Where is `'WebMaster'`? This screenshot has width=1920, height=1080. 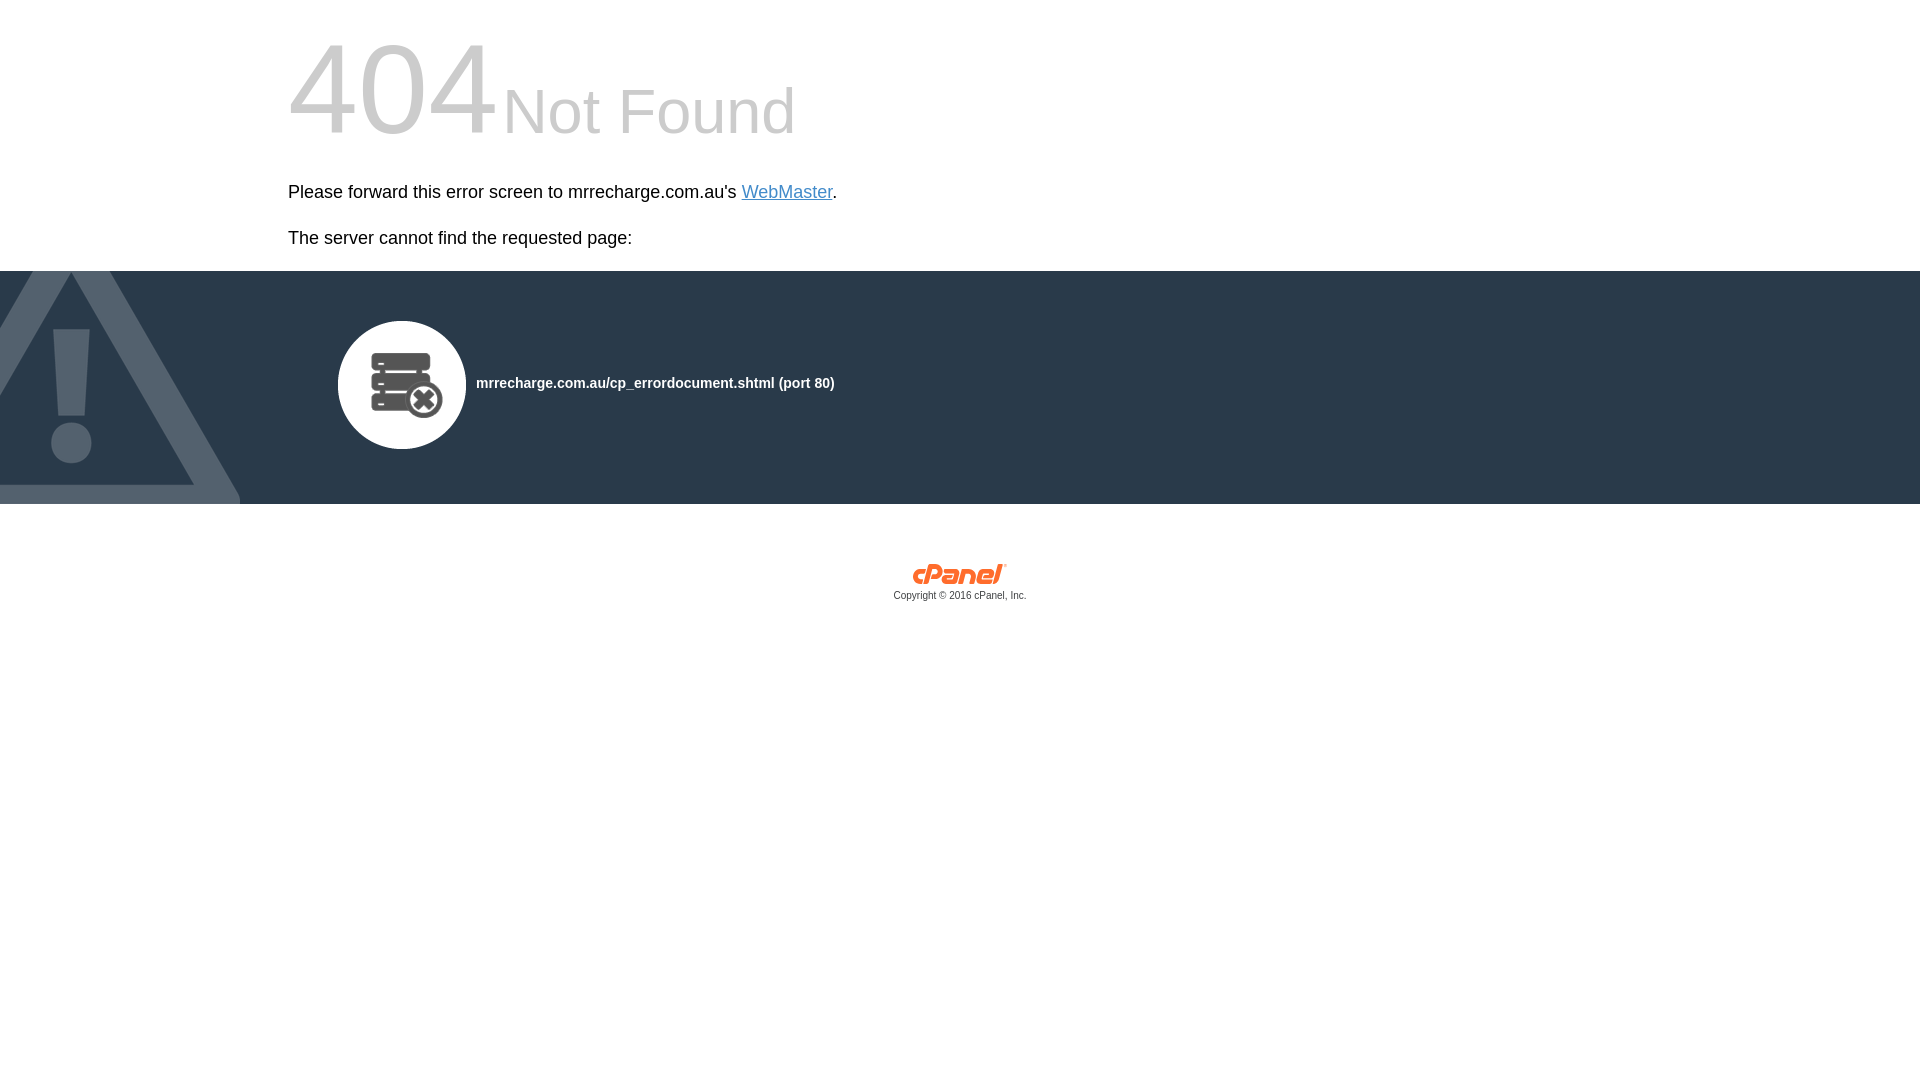 'WebMaster' is located at coordinates (786, 192).